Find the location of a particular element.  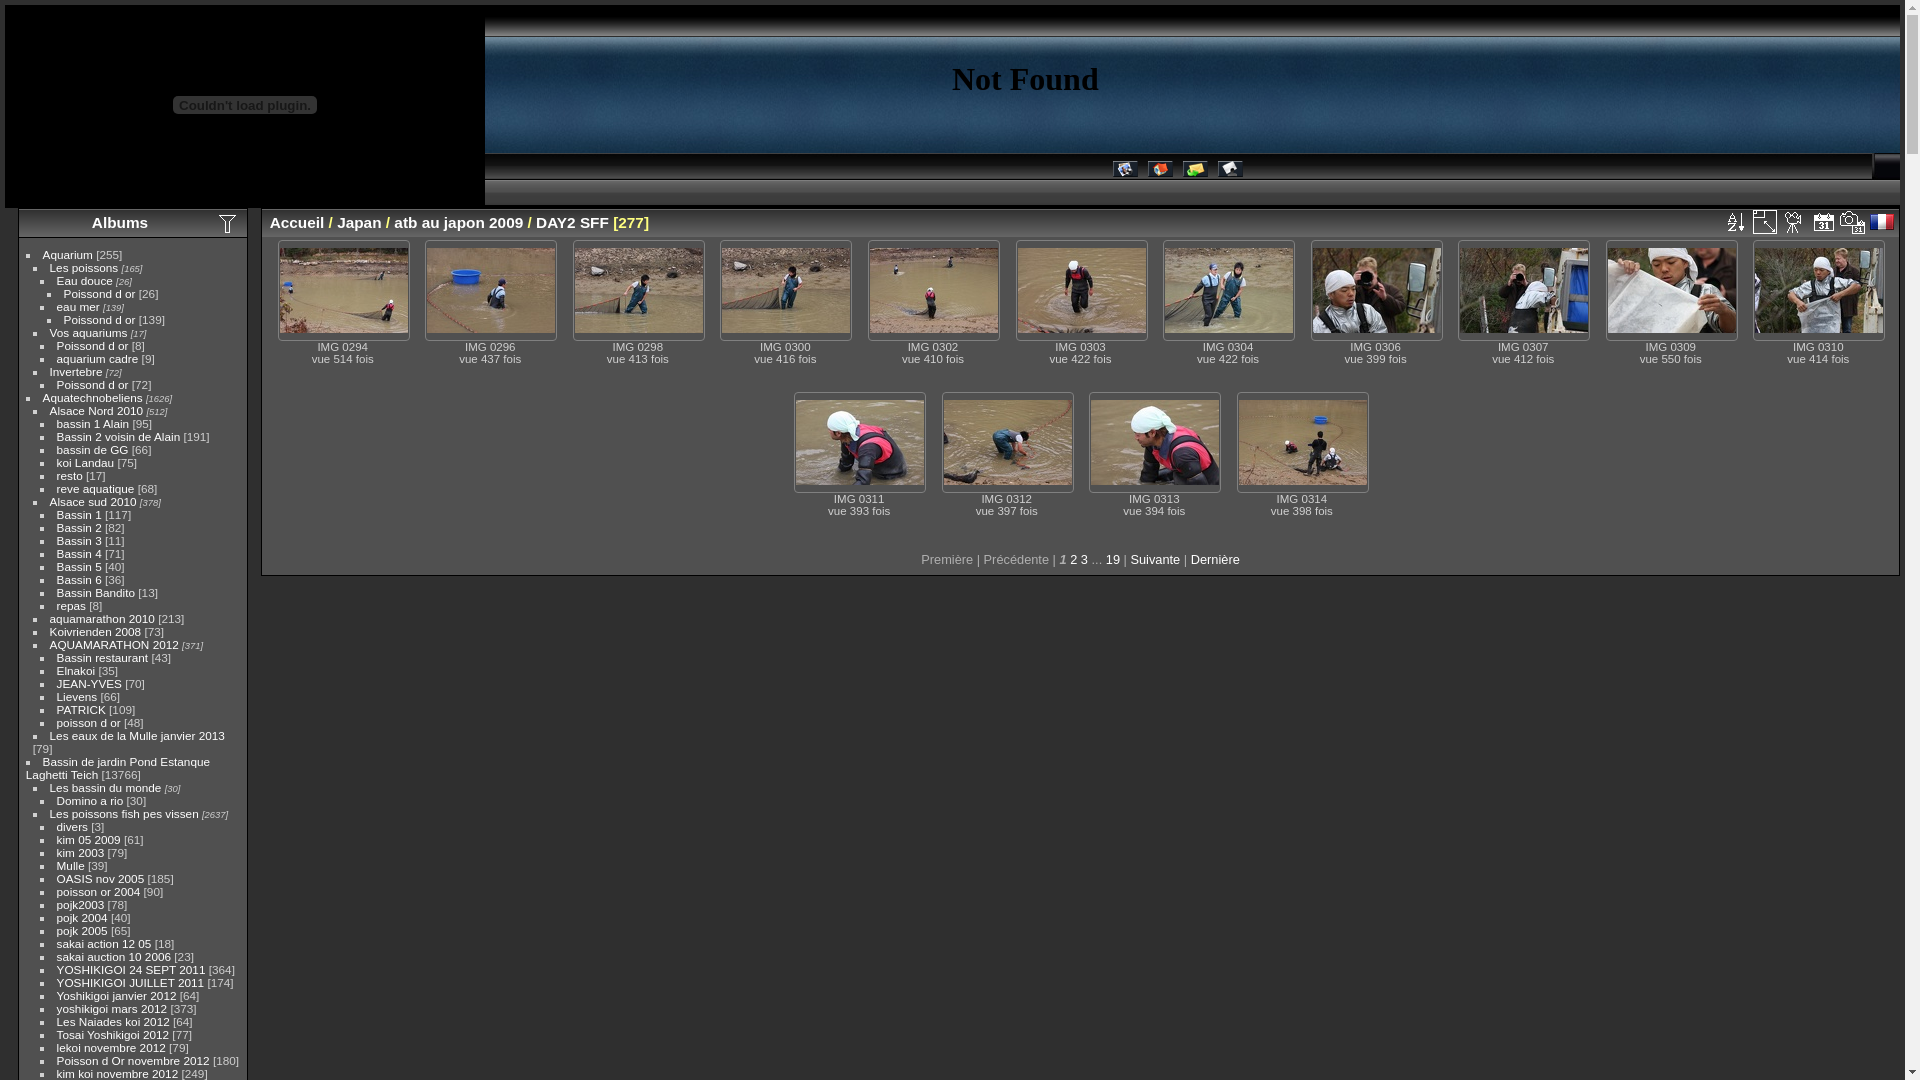

'Tosai Yoshikigoi 2012' is located at coordinates (112, 1034).